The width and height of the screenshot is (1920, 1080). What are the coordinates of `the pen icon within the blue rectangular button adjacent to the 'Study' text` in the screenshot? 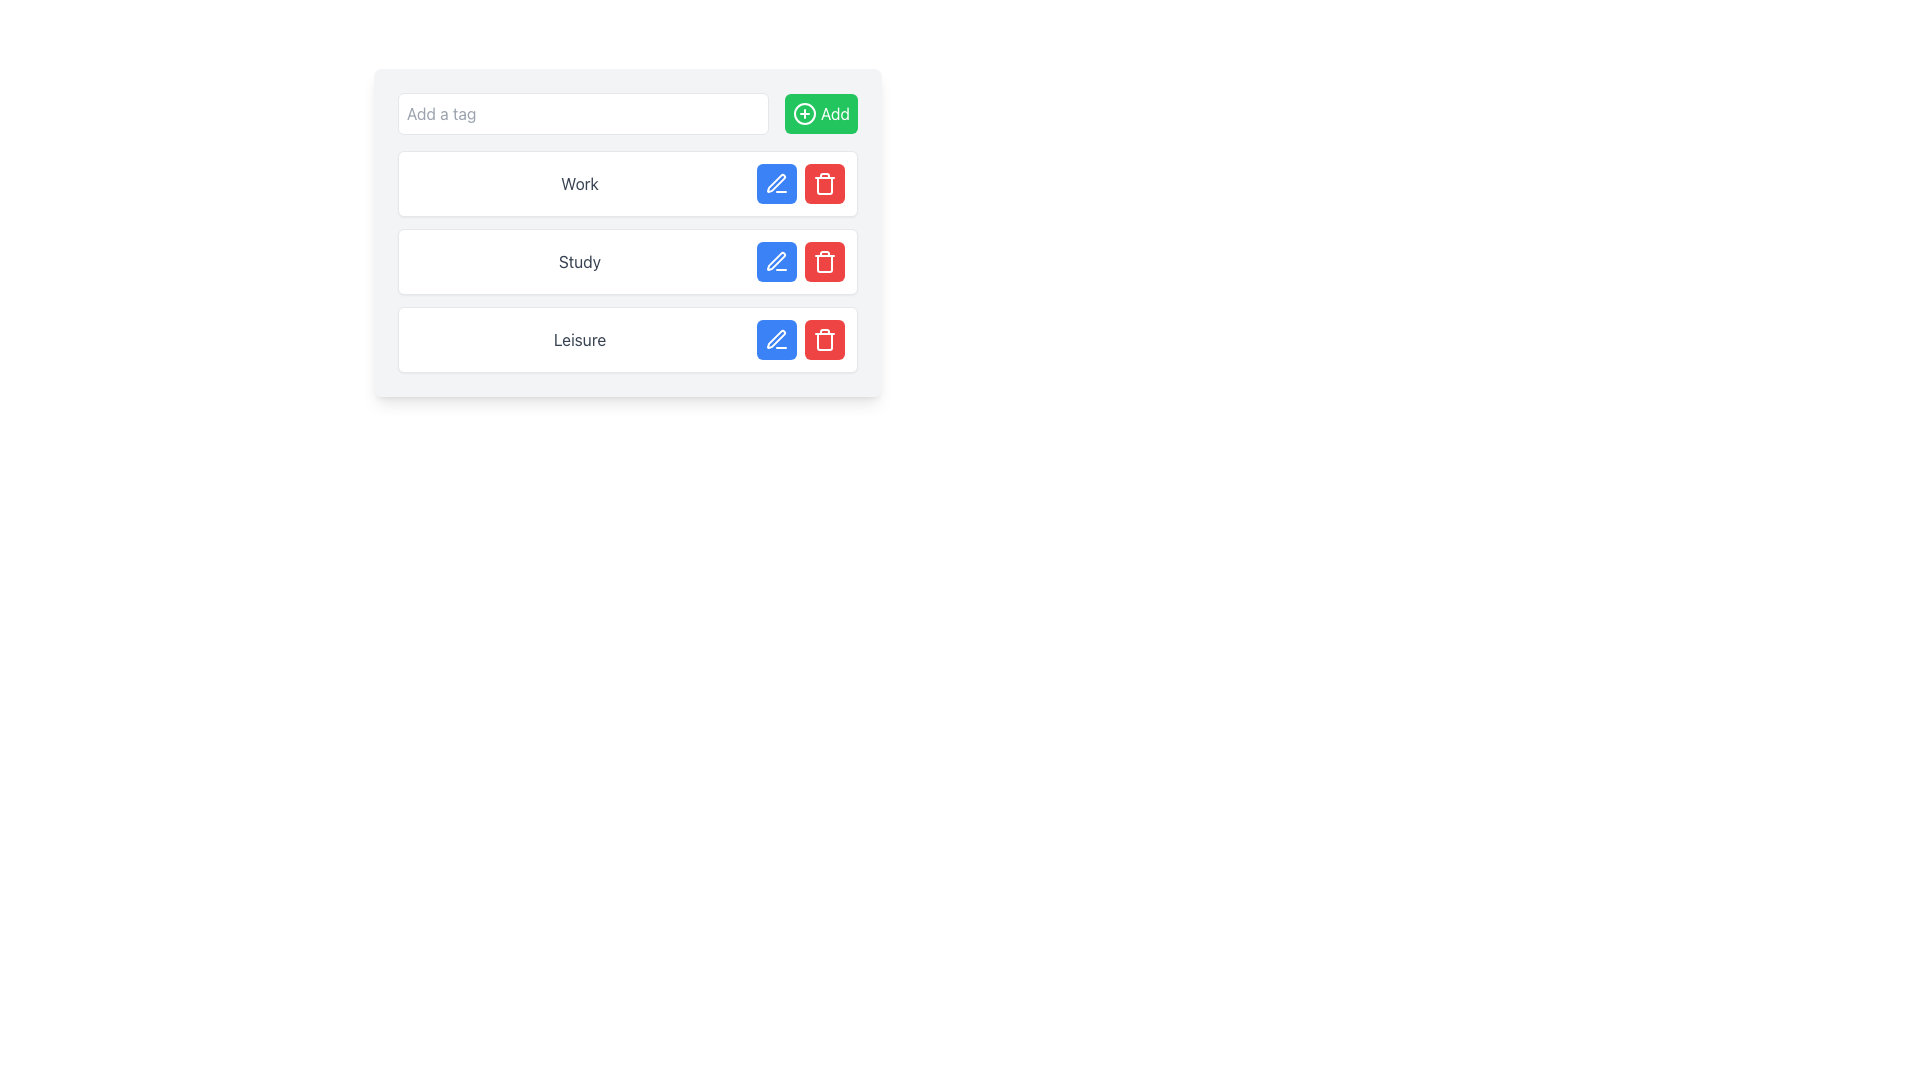 It's located at (775, 260).